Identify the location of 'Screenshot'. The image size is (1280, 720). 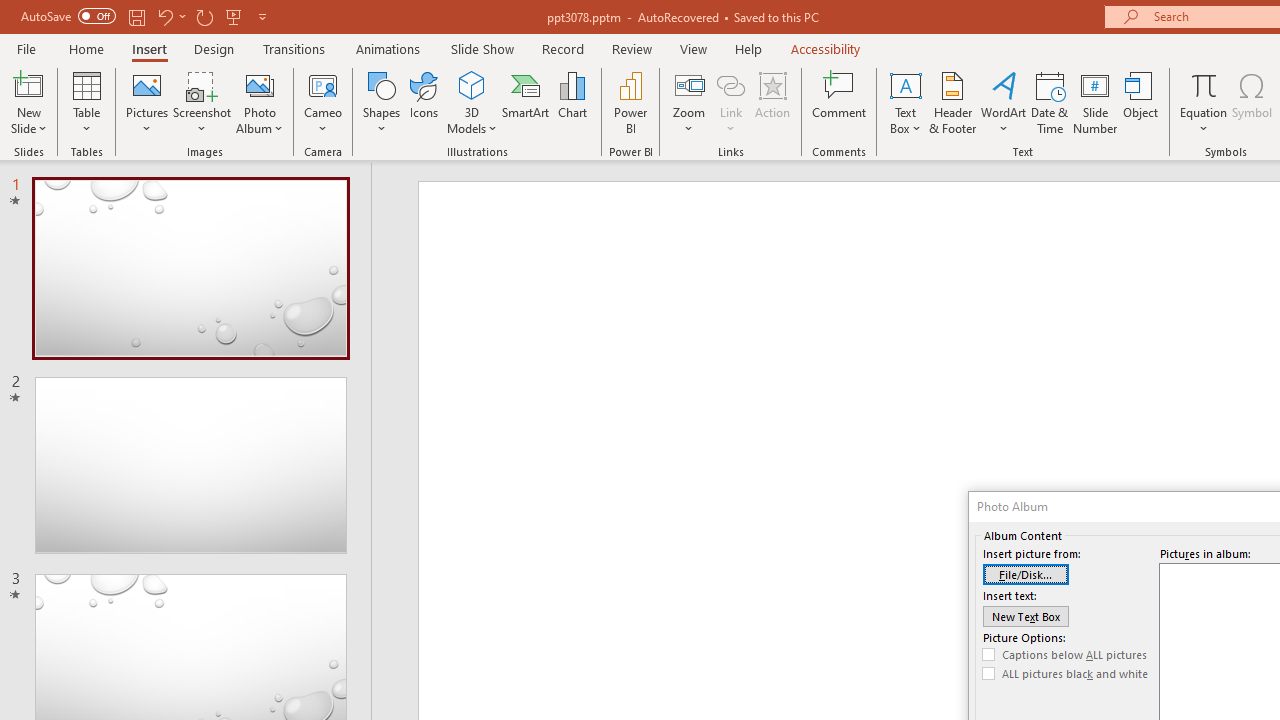
(202, 103).